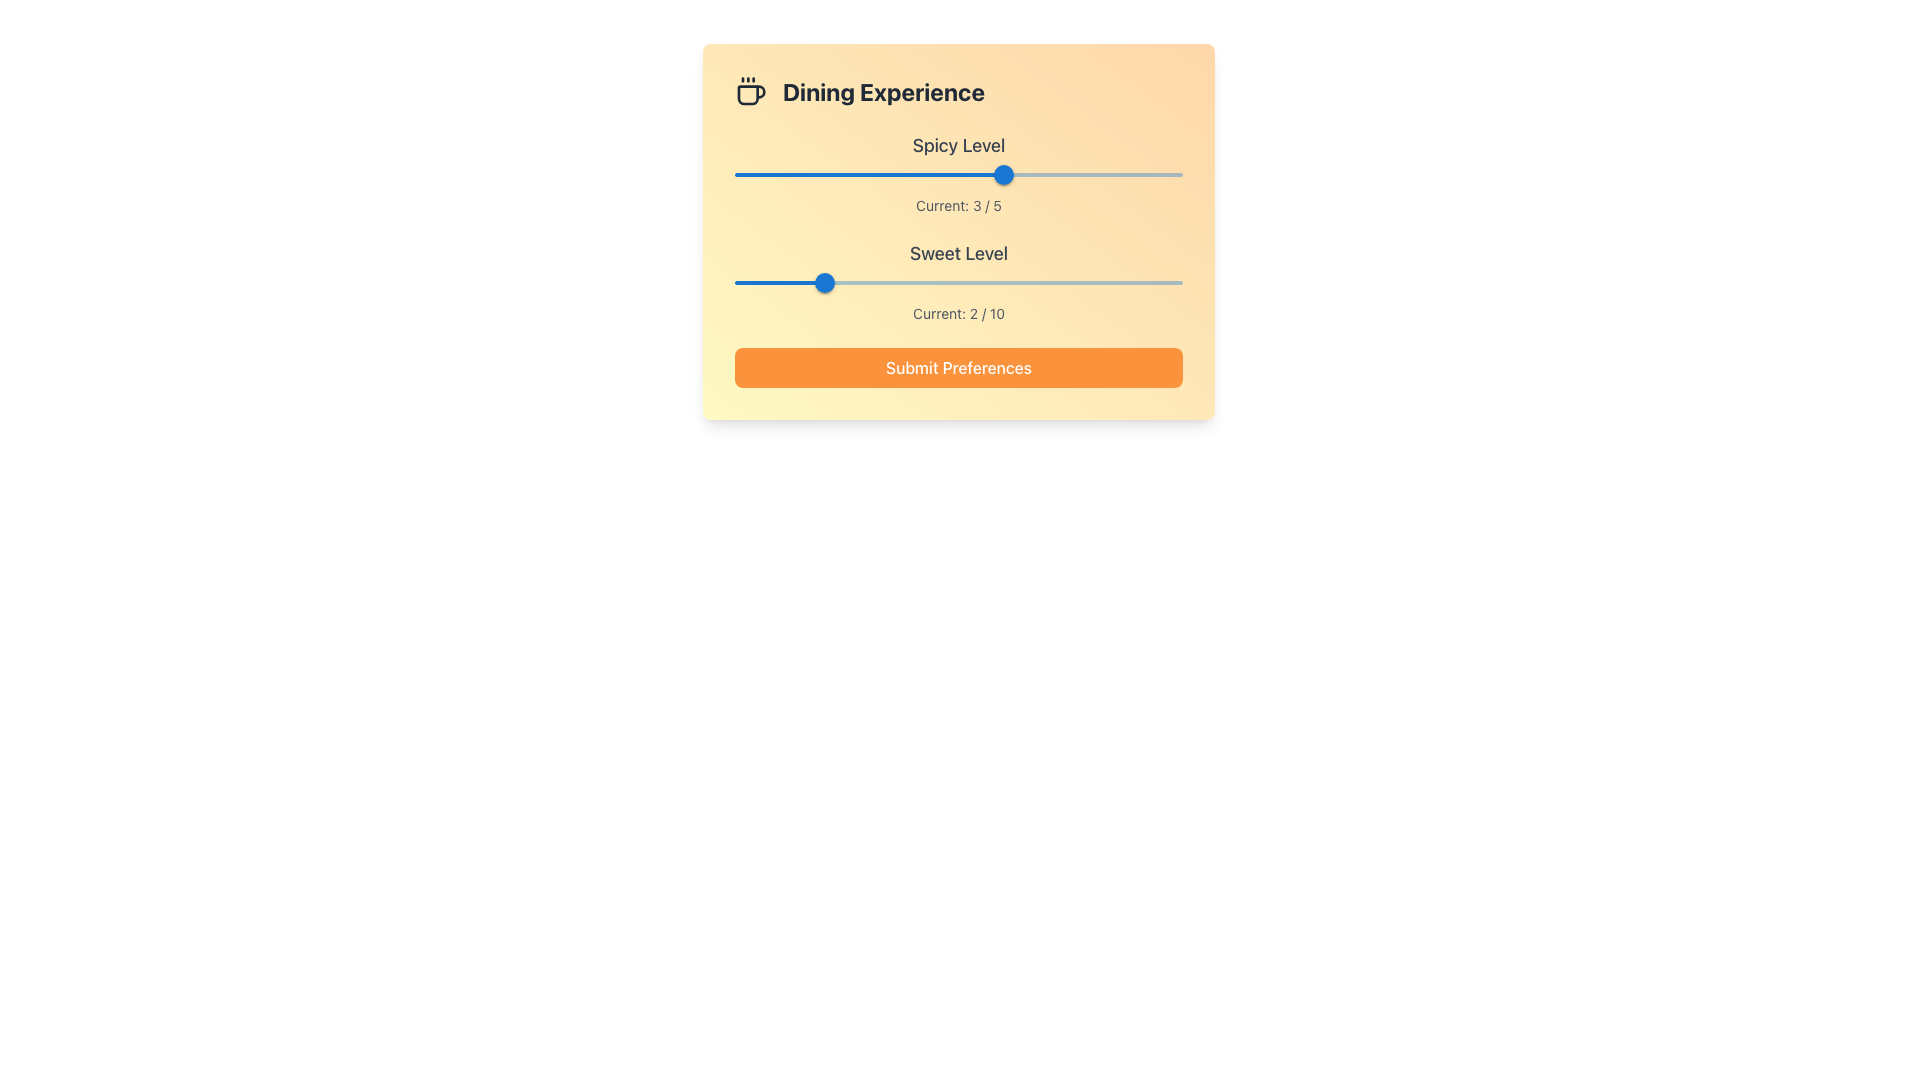 This screenshot has width=1920, height=1080. Describe the element at coordinates (1040, 173) in the screenshot. I see `the spicy level slider` at that location.